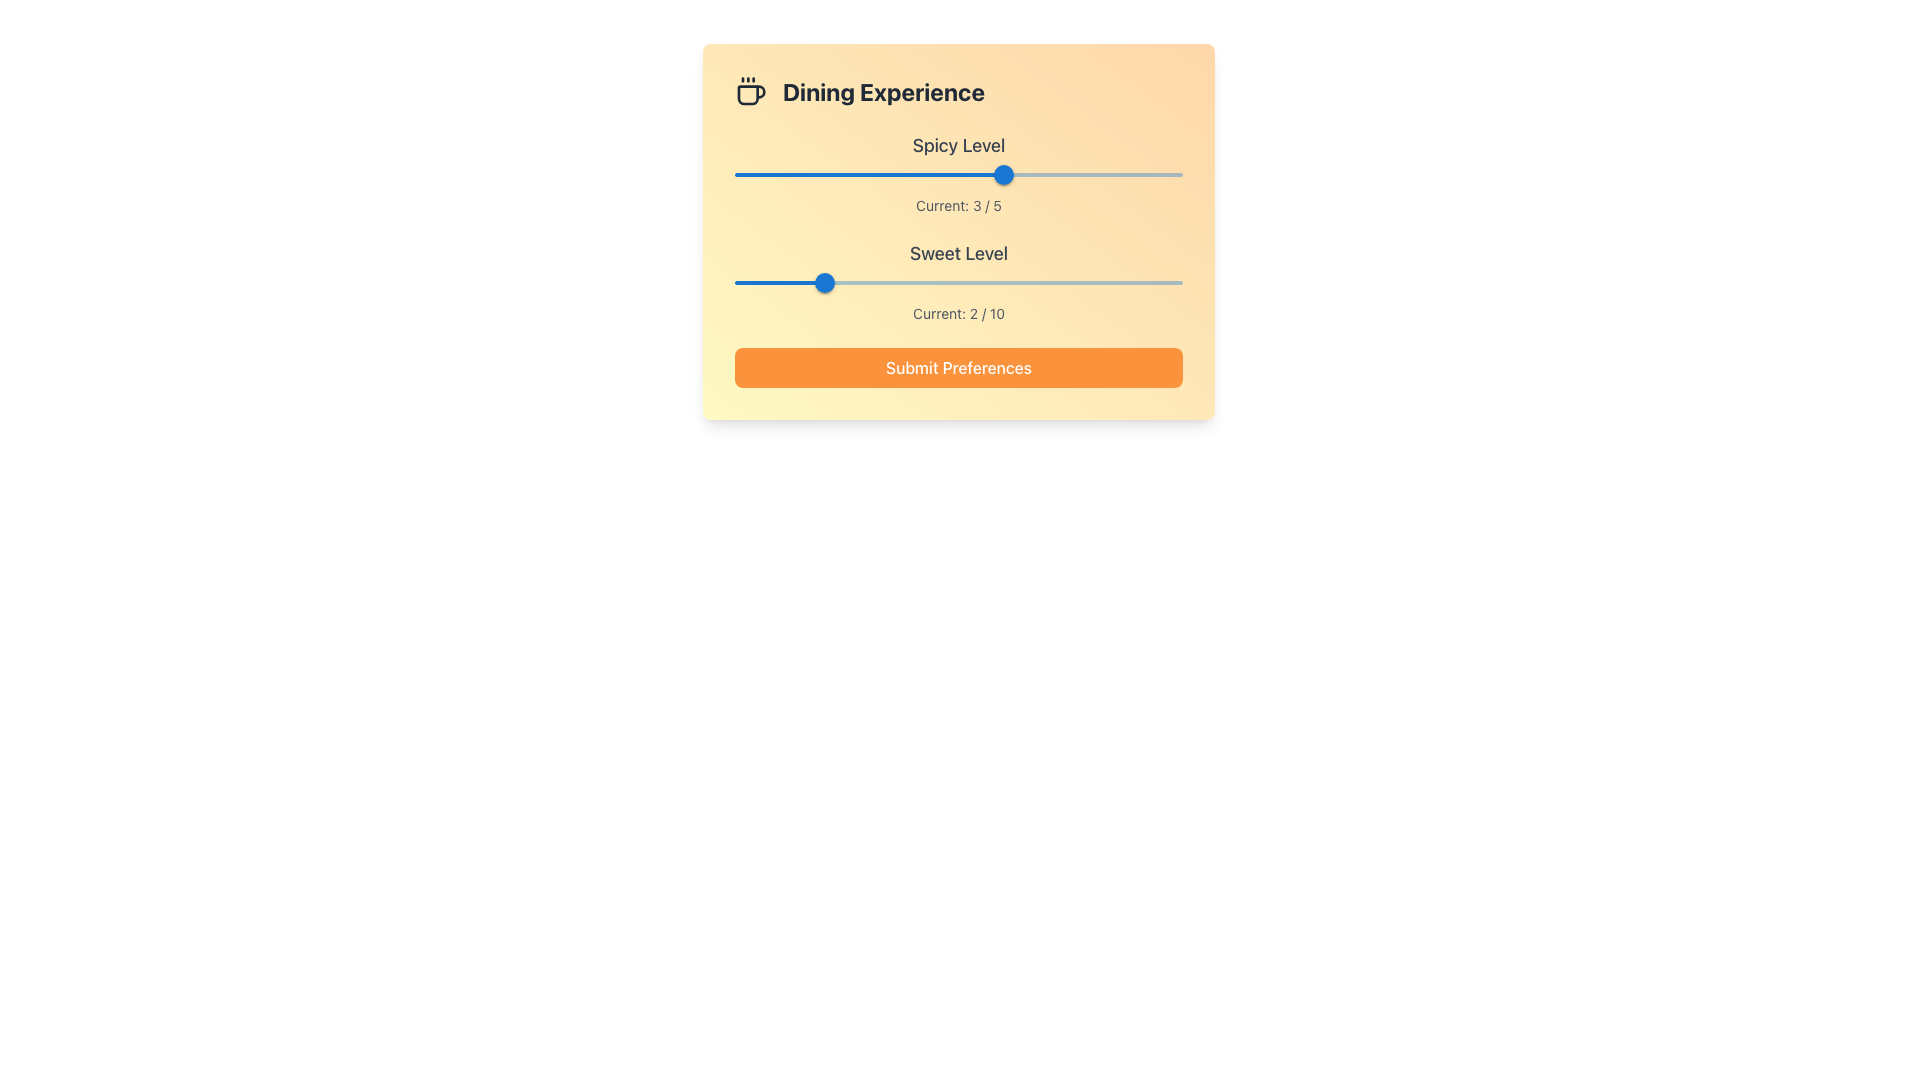 This screenshot has width=1920, height=1080. Describe the element at coordinates (1040, 173) in the screenshot. I see `the spicy level slider` at that location.